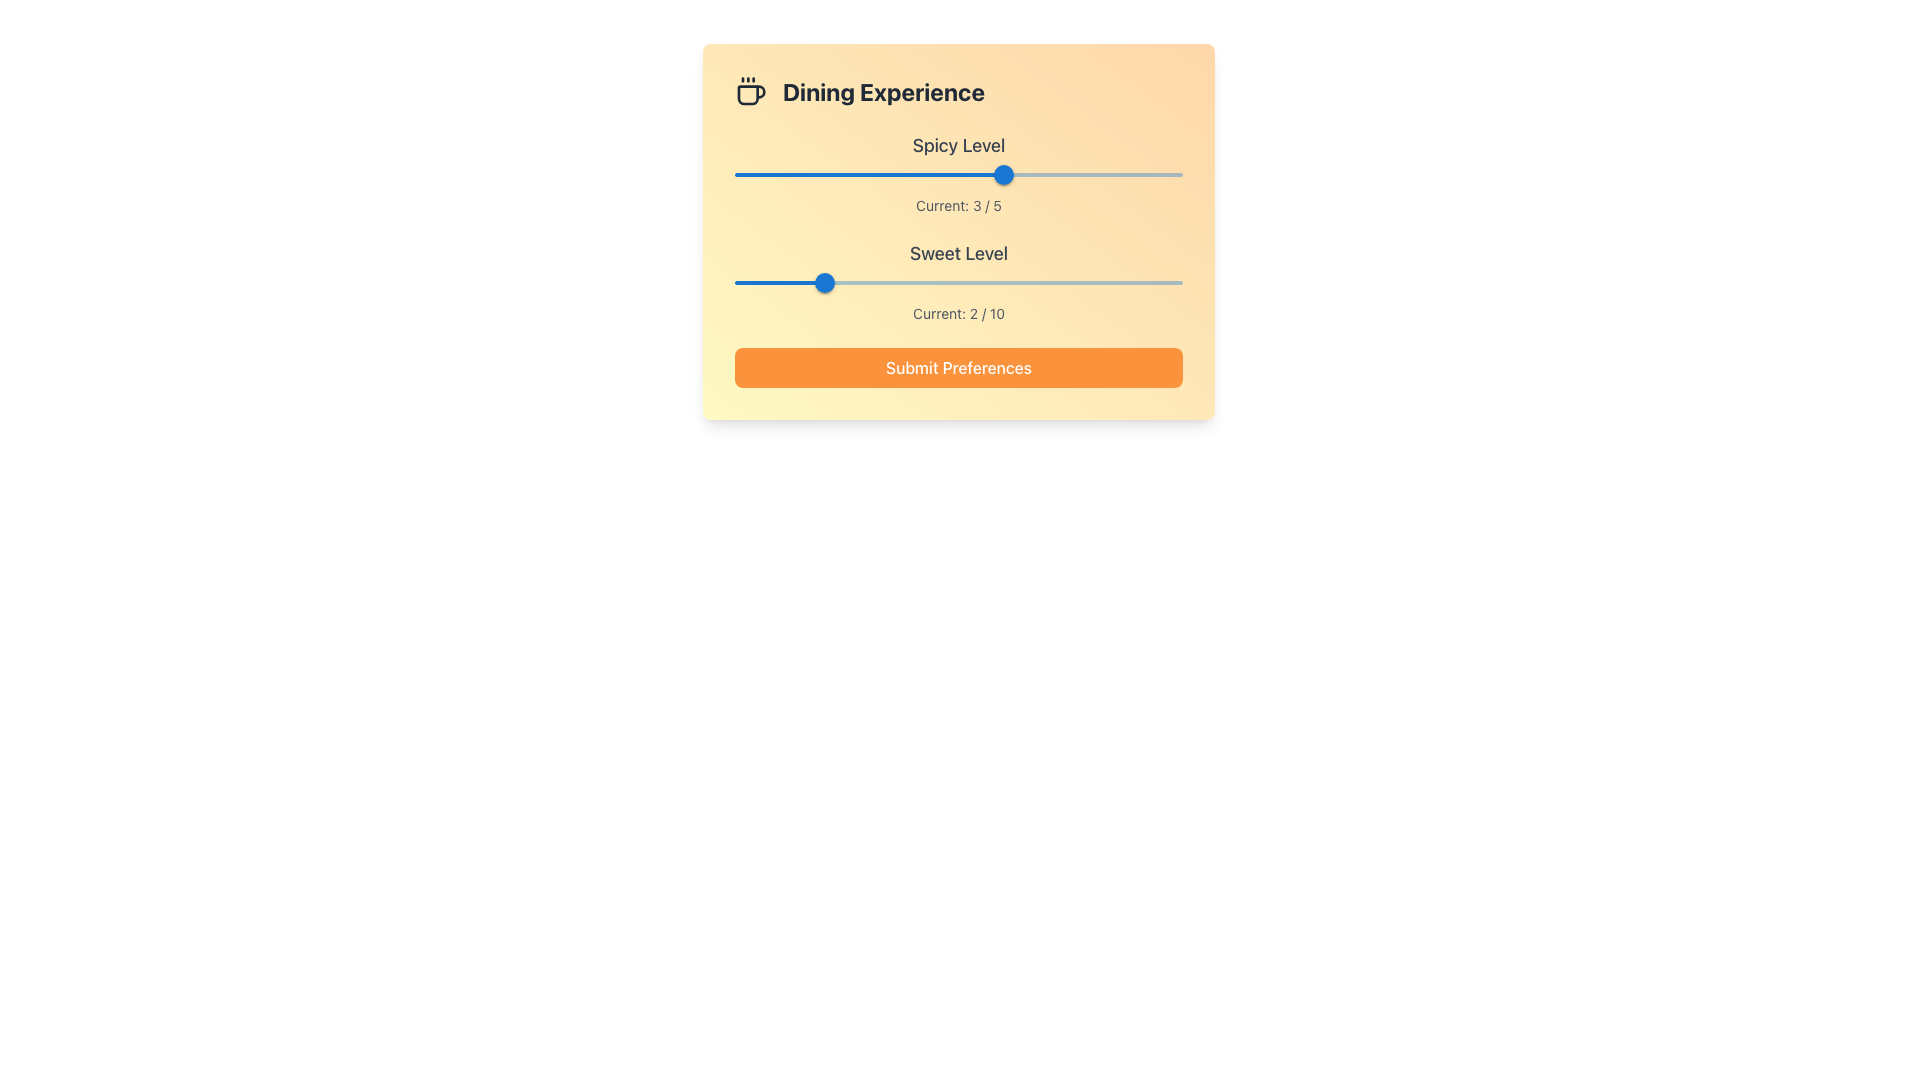 This screenshot has width=1920, height=1080. Describe the element at coordinates (1040, 173) in the screenshot. I see `the spicy level slider` at that location.